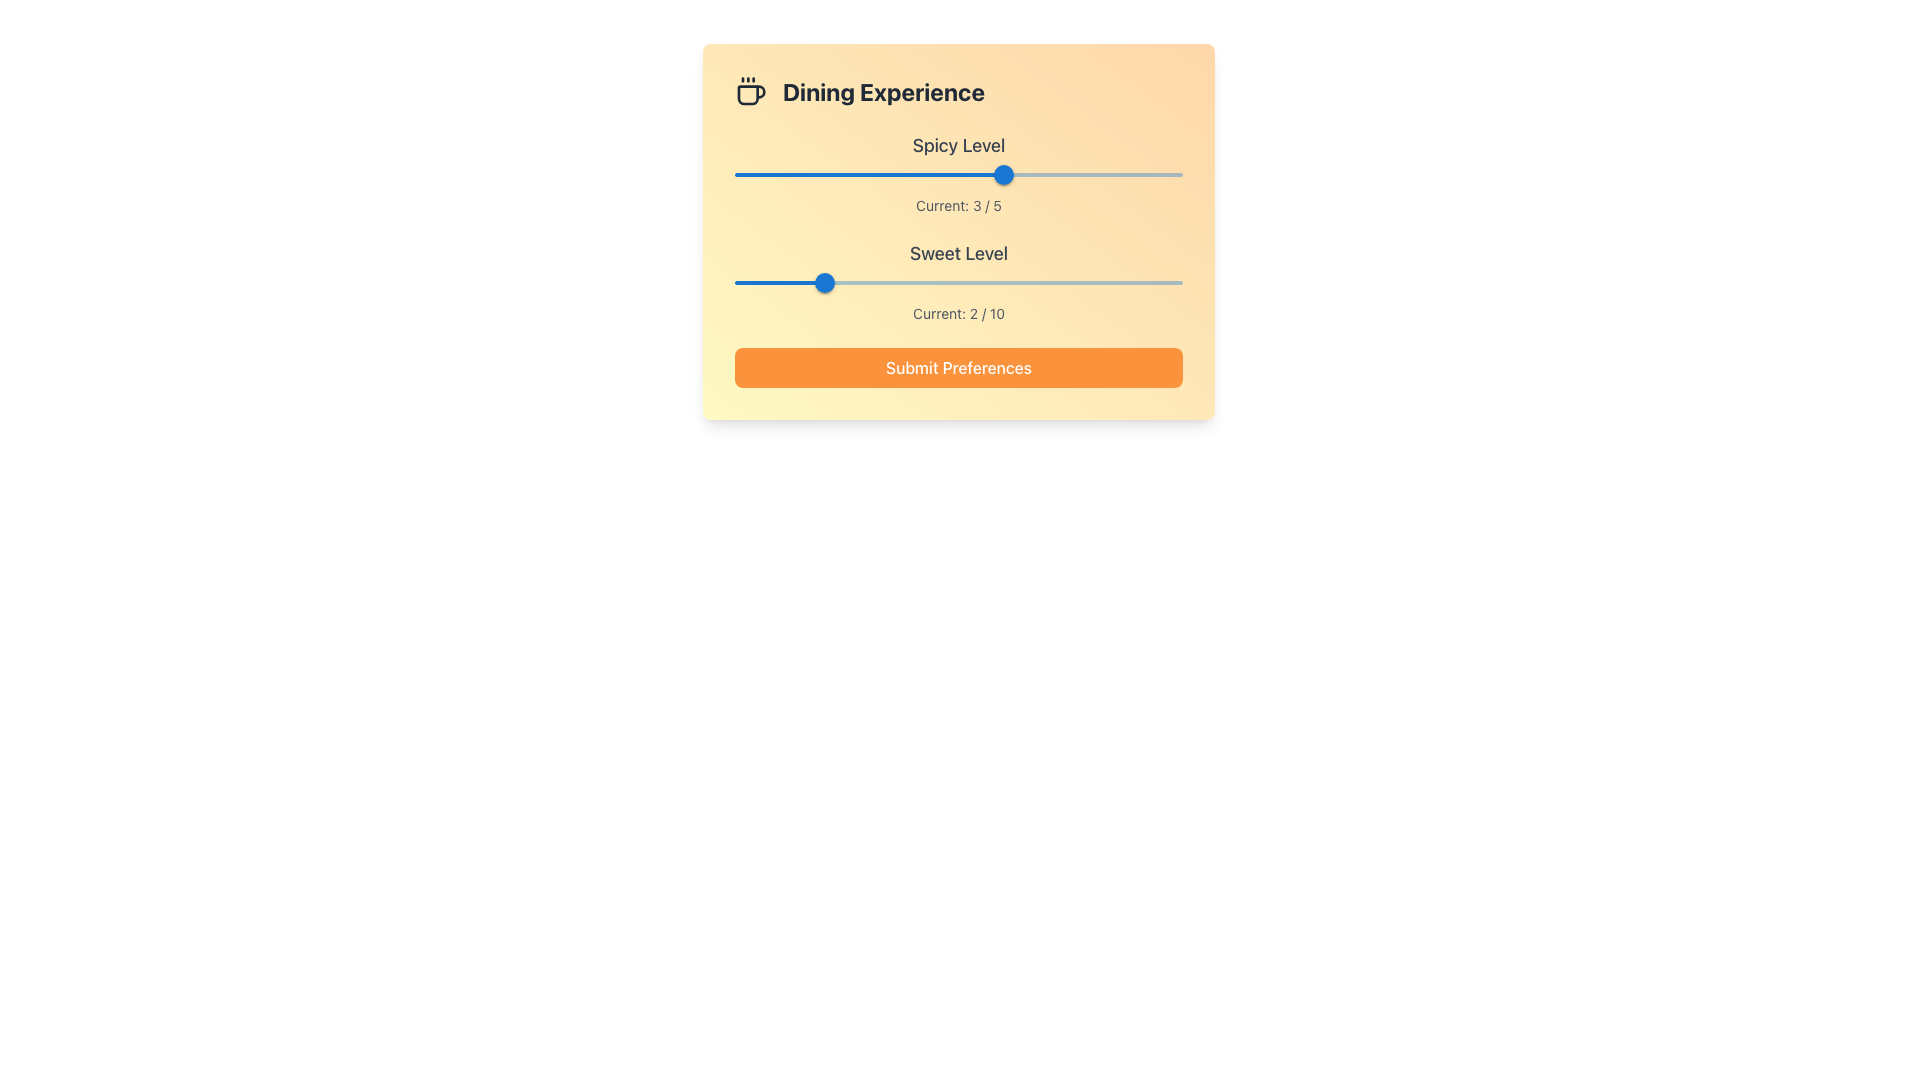 This screenshot has width=1920, height=1080. Describe the element at coordinates (1040, 173) in the screenshot. I see `the spicy level slider` at that location.